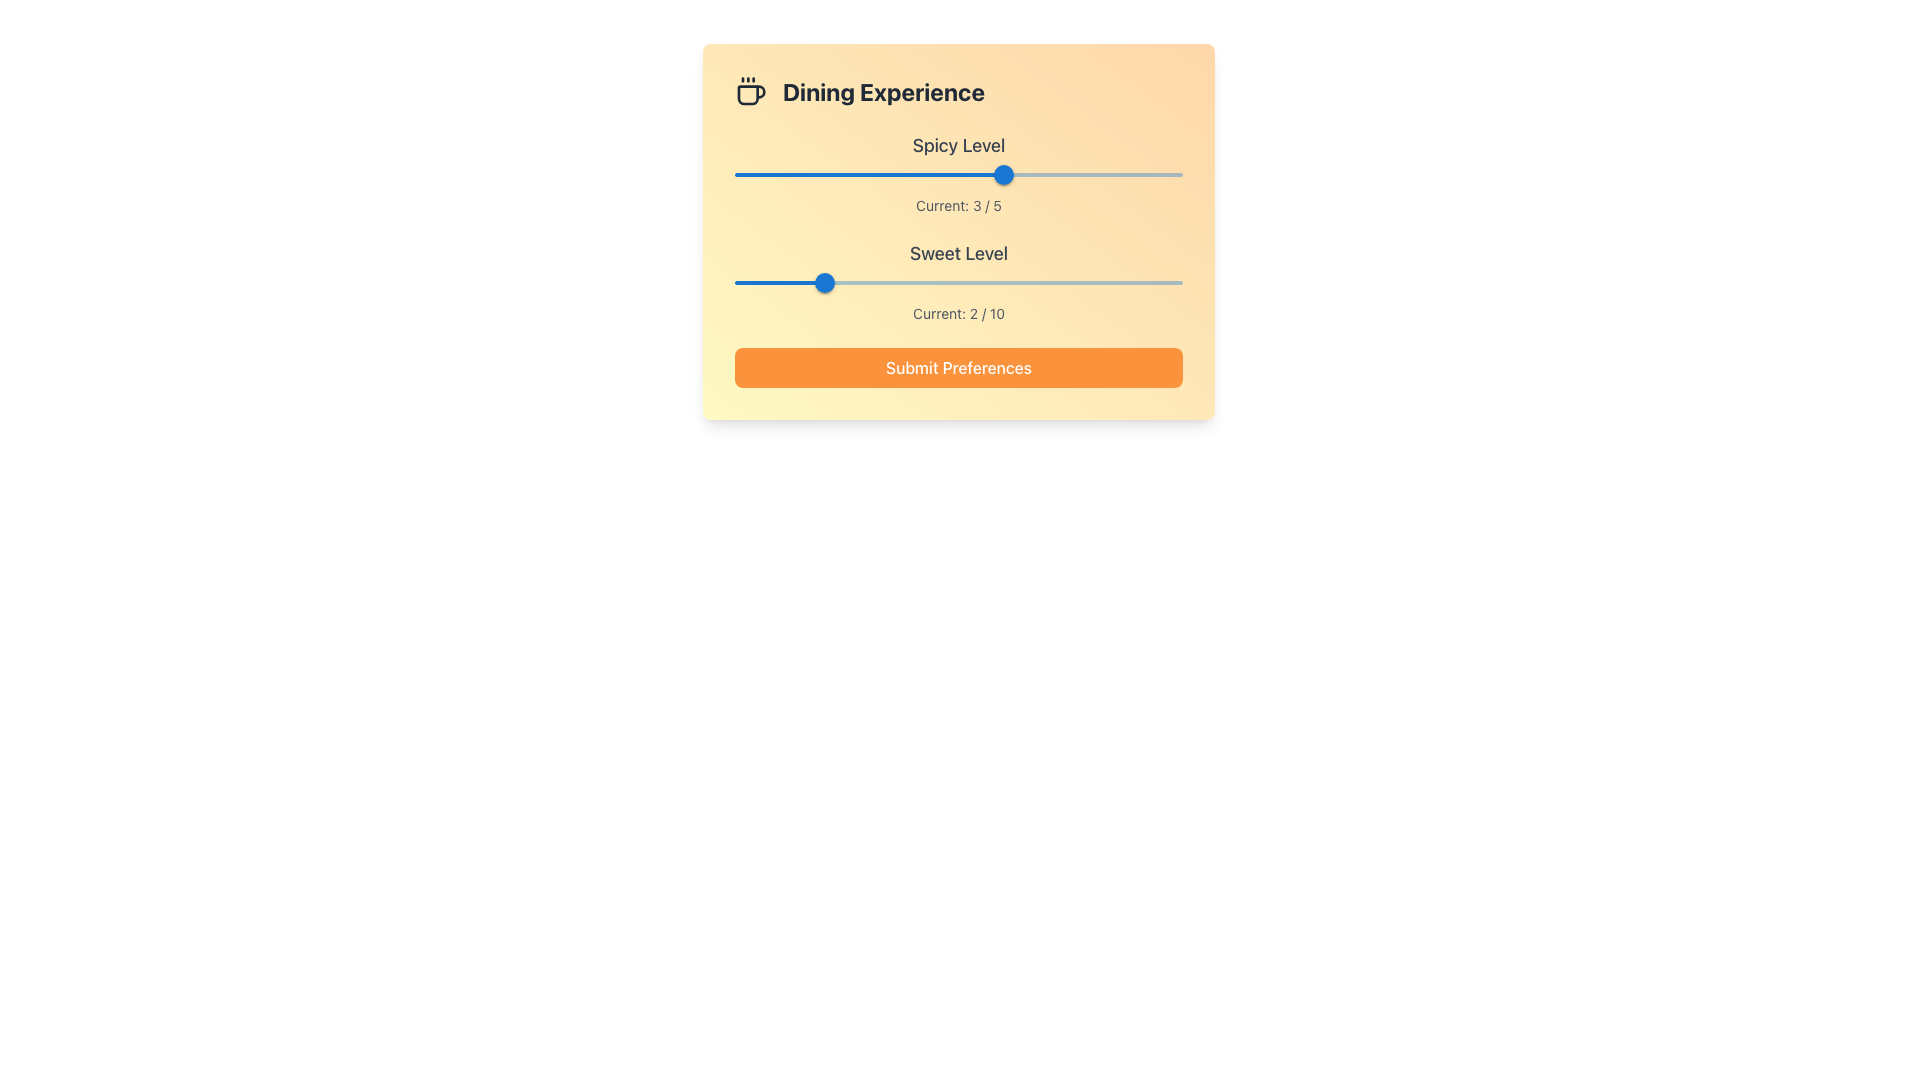 This screenshot has width=1920, height=1080. Describe the element at coordinates (1040, 173) in the screenshot. I see `the spicy level slider` at that location.